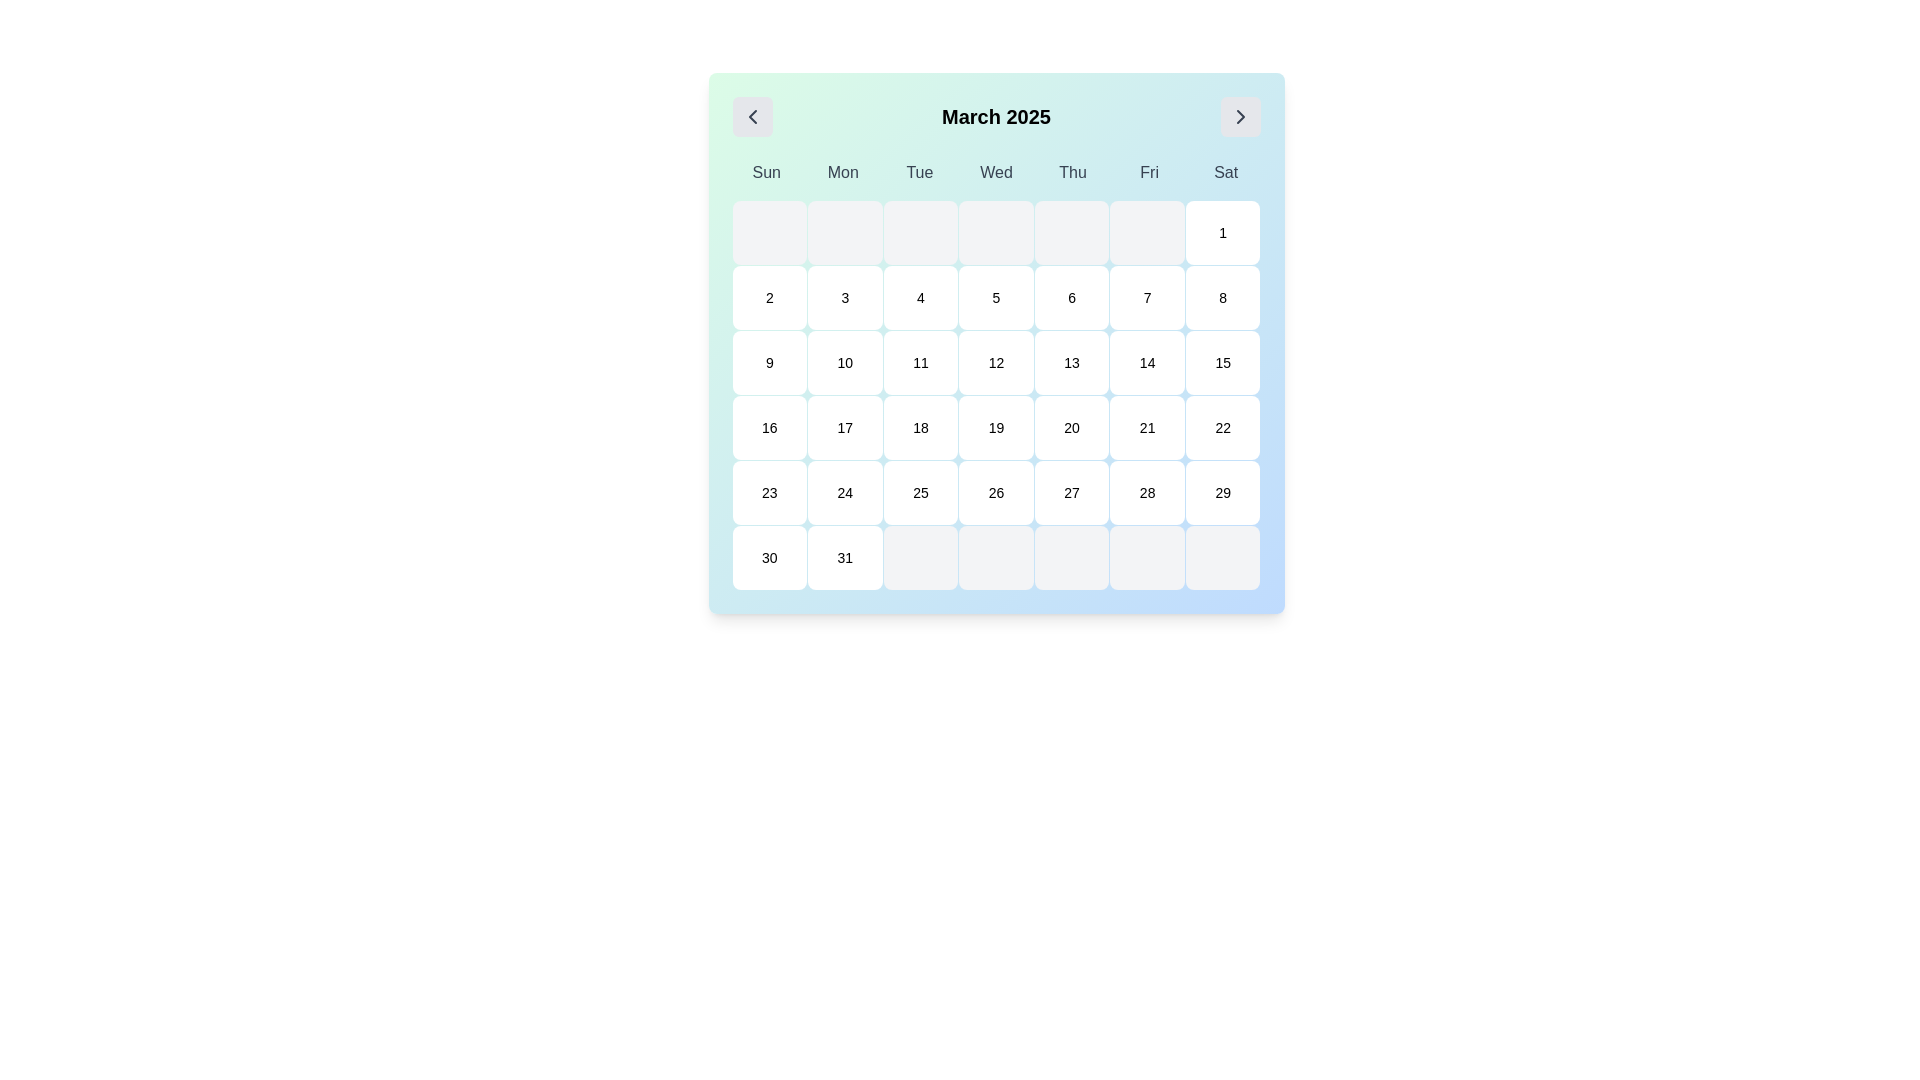 This screenshot has width=1920, height=1080. Describe the element at coordinates (996, 558) in the screenshot. I see `the inactive calendar date cell representing Thursday, which is part of the week containing the 26th of the month` at that location.